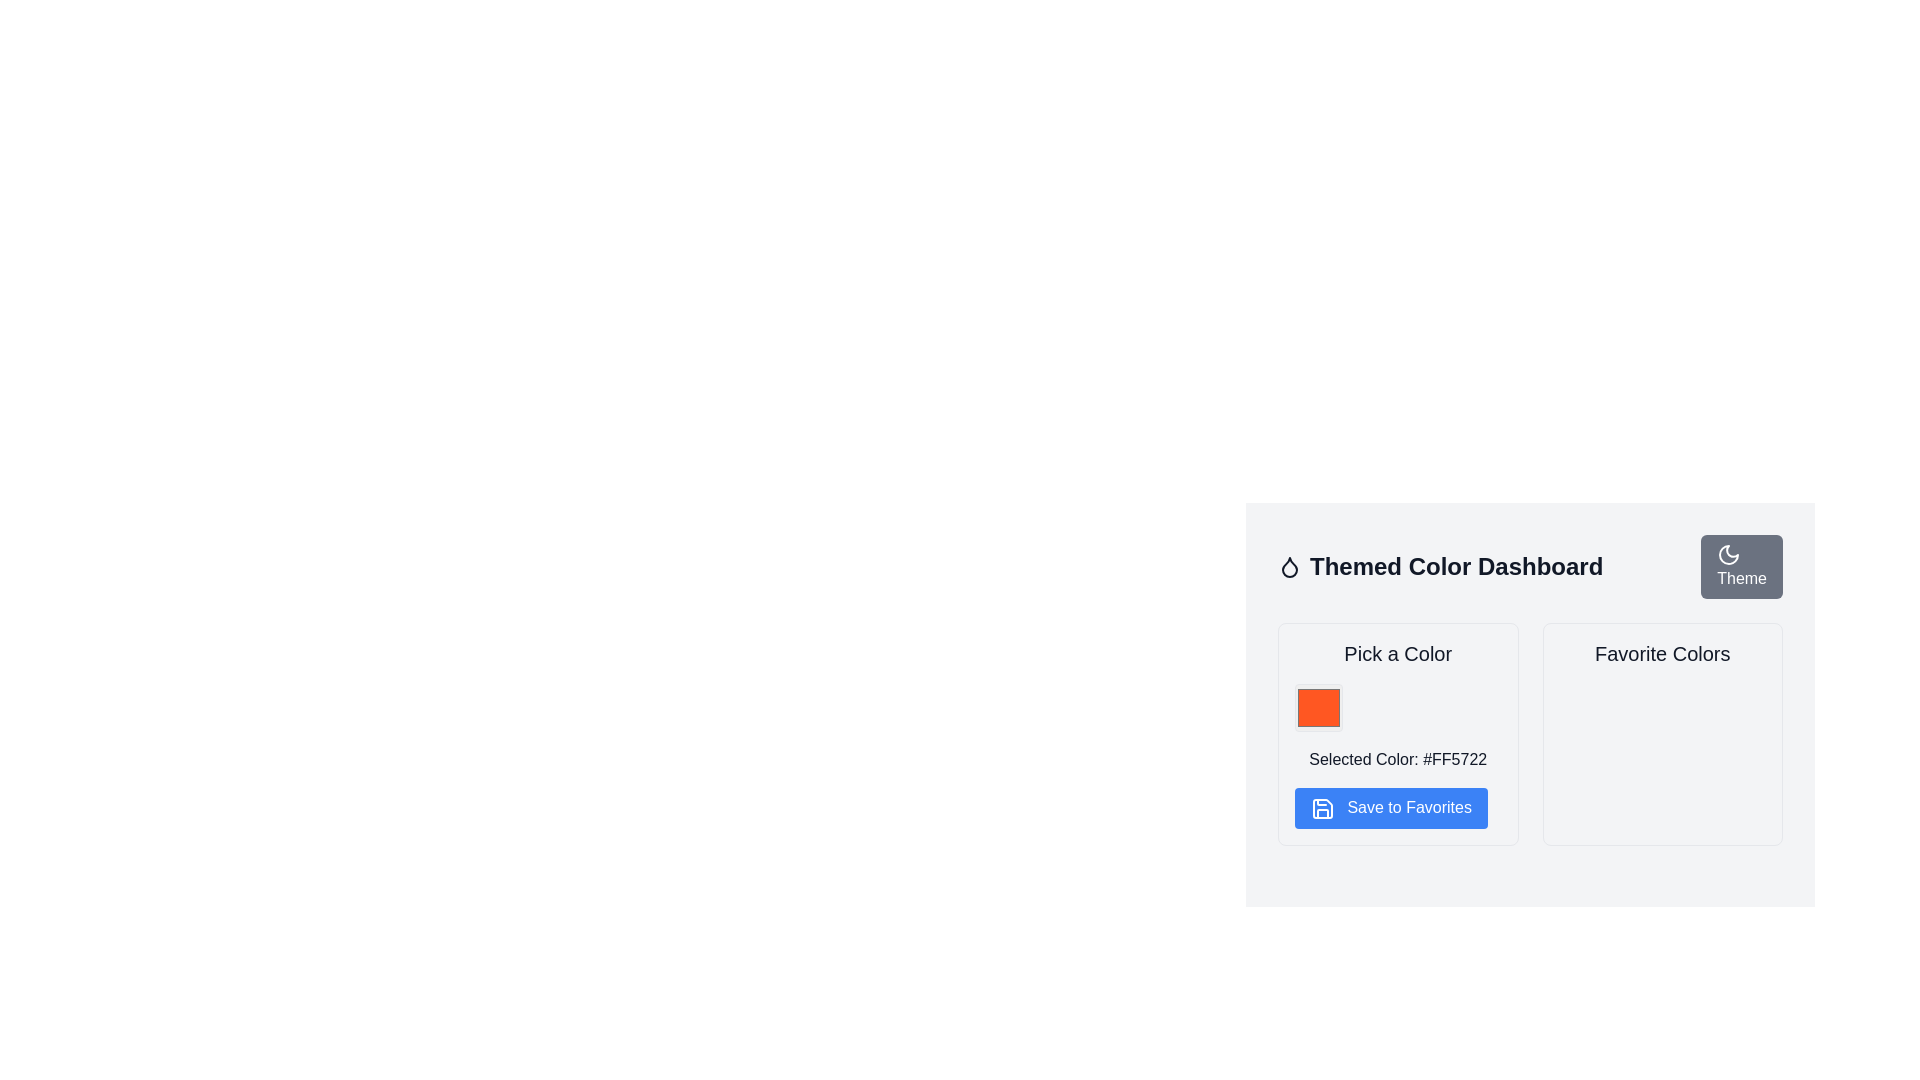 Image resolution: width=1920 pixels, height=1080 pixels. I want to click on the textual header titled 'Themed Color Dashboard', which features a large and bold font style and is located near the top-middle of the application interface, to the left of the 'Theme' button, so click(1440, 567).